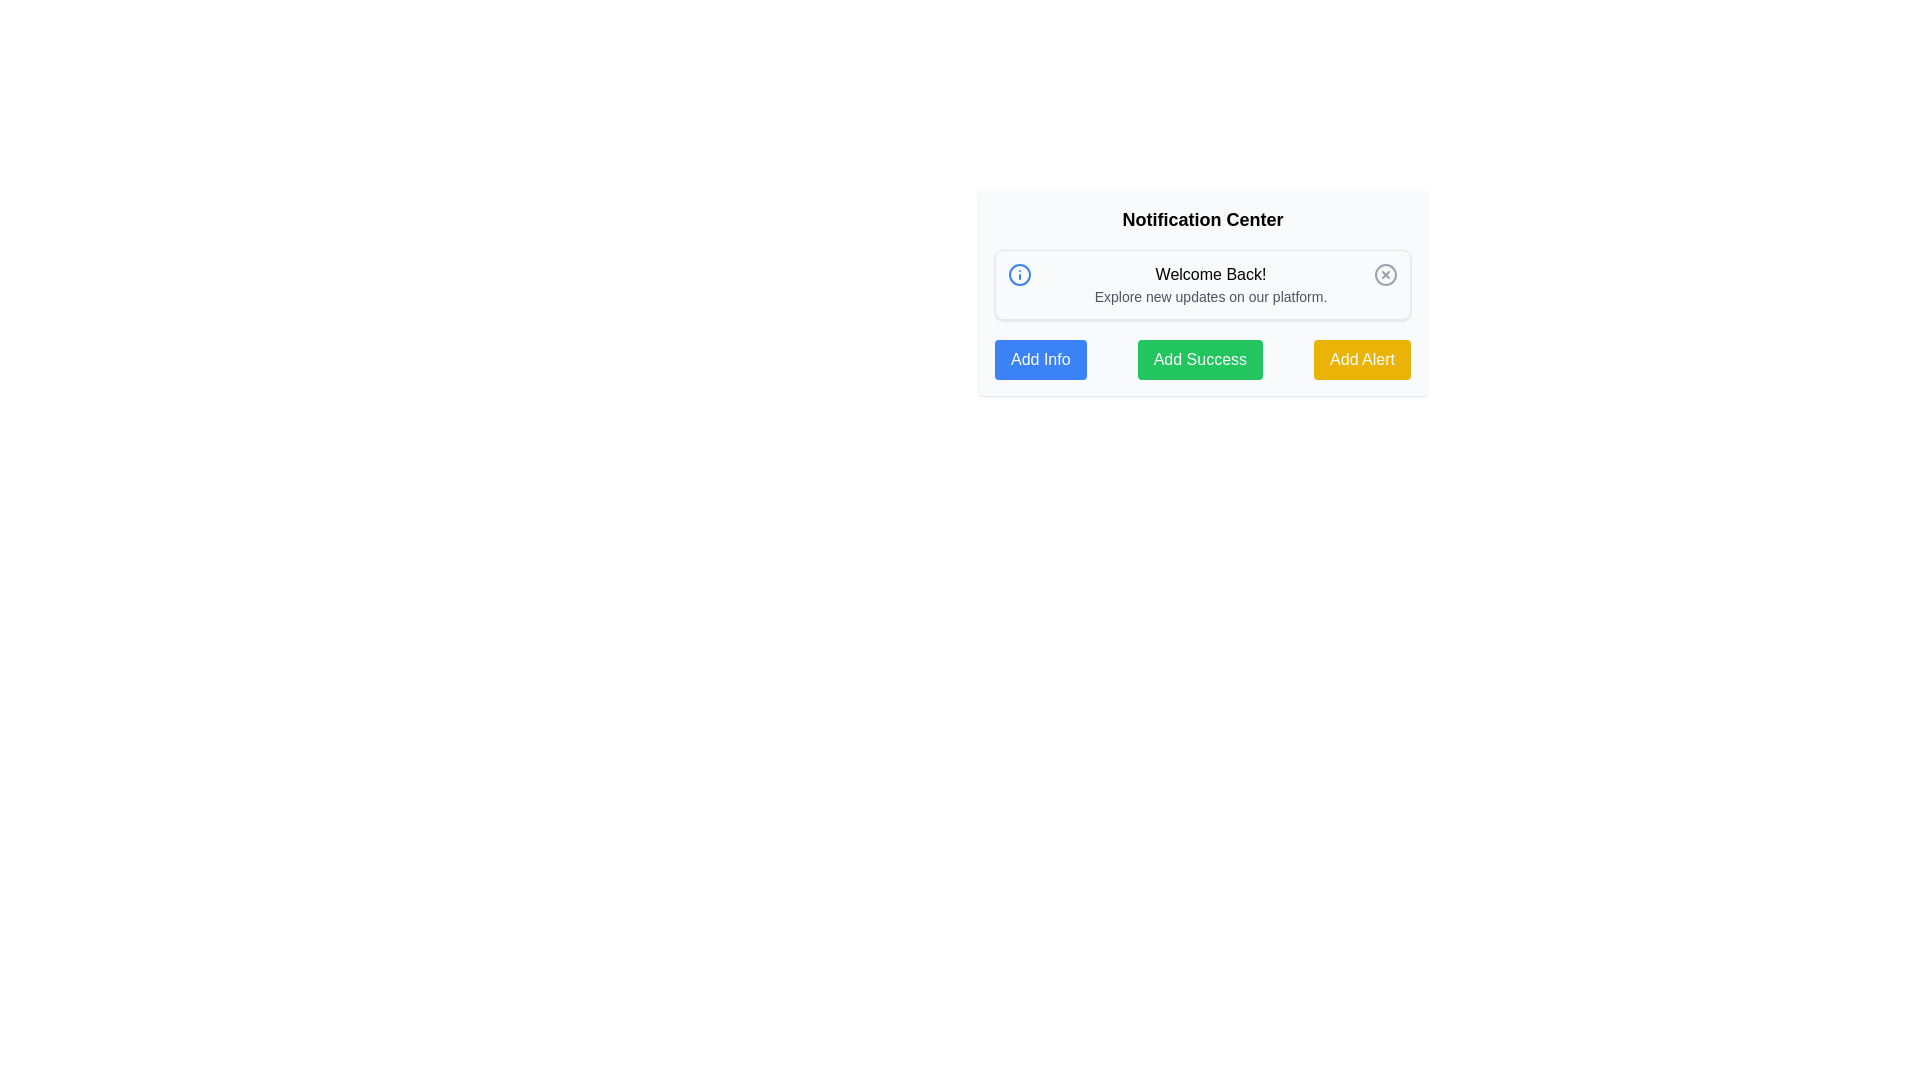 This screenshot has height=1080, width=1920. Describe the element at coordinates (1040, 358) in the screenshot. I see `the 'Add Info' button, which is a rectangular button with white text on a blue background` at that location.